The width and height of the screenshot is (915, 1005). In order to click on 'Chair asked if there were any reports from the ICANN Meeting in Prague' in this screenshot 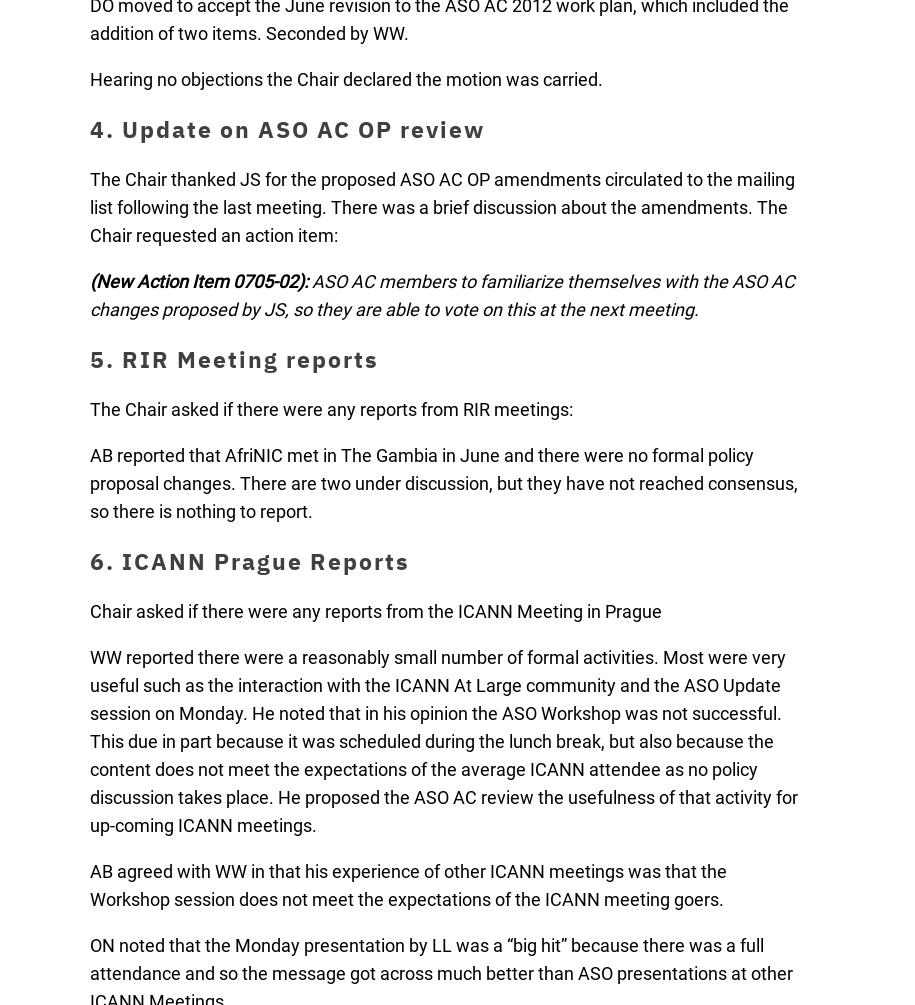, I will do `click(374, 610)`.